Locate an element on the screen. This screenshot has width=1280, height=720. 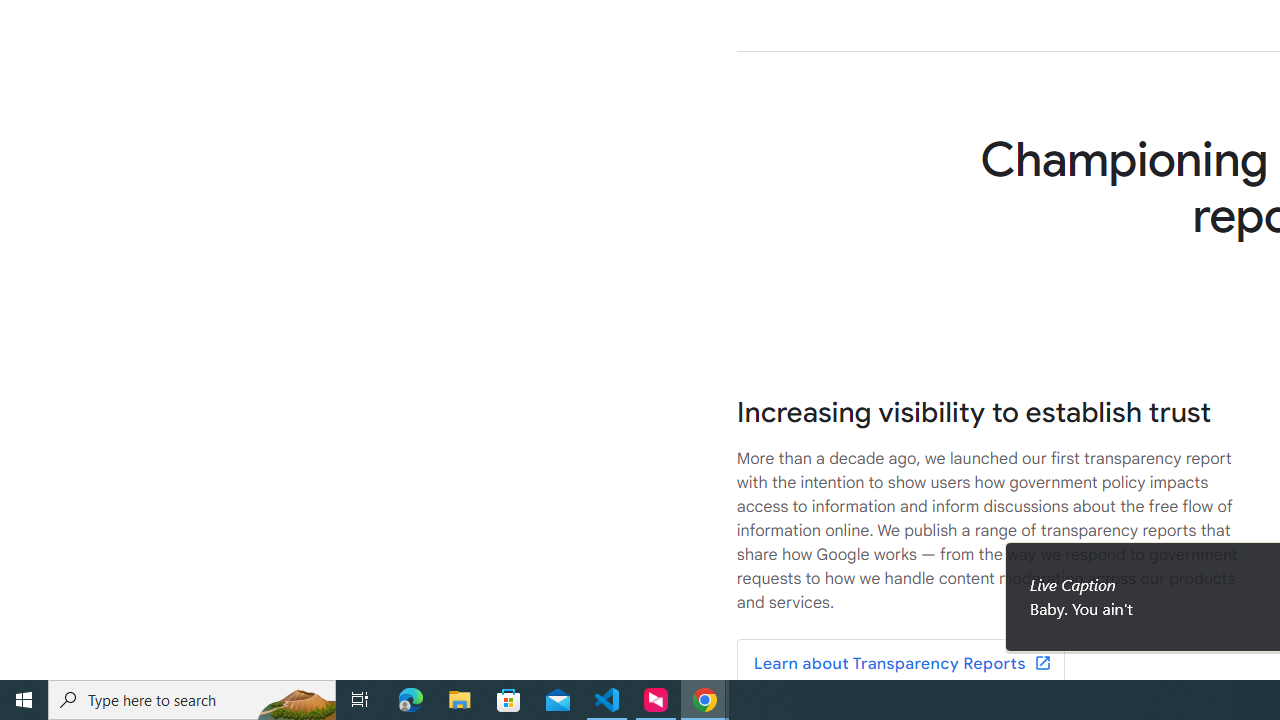
'Go to Transparency Report About web page' is located at coordinates (899, 664).